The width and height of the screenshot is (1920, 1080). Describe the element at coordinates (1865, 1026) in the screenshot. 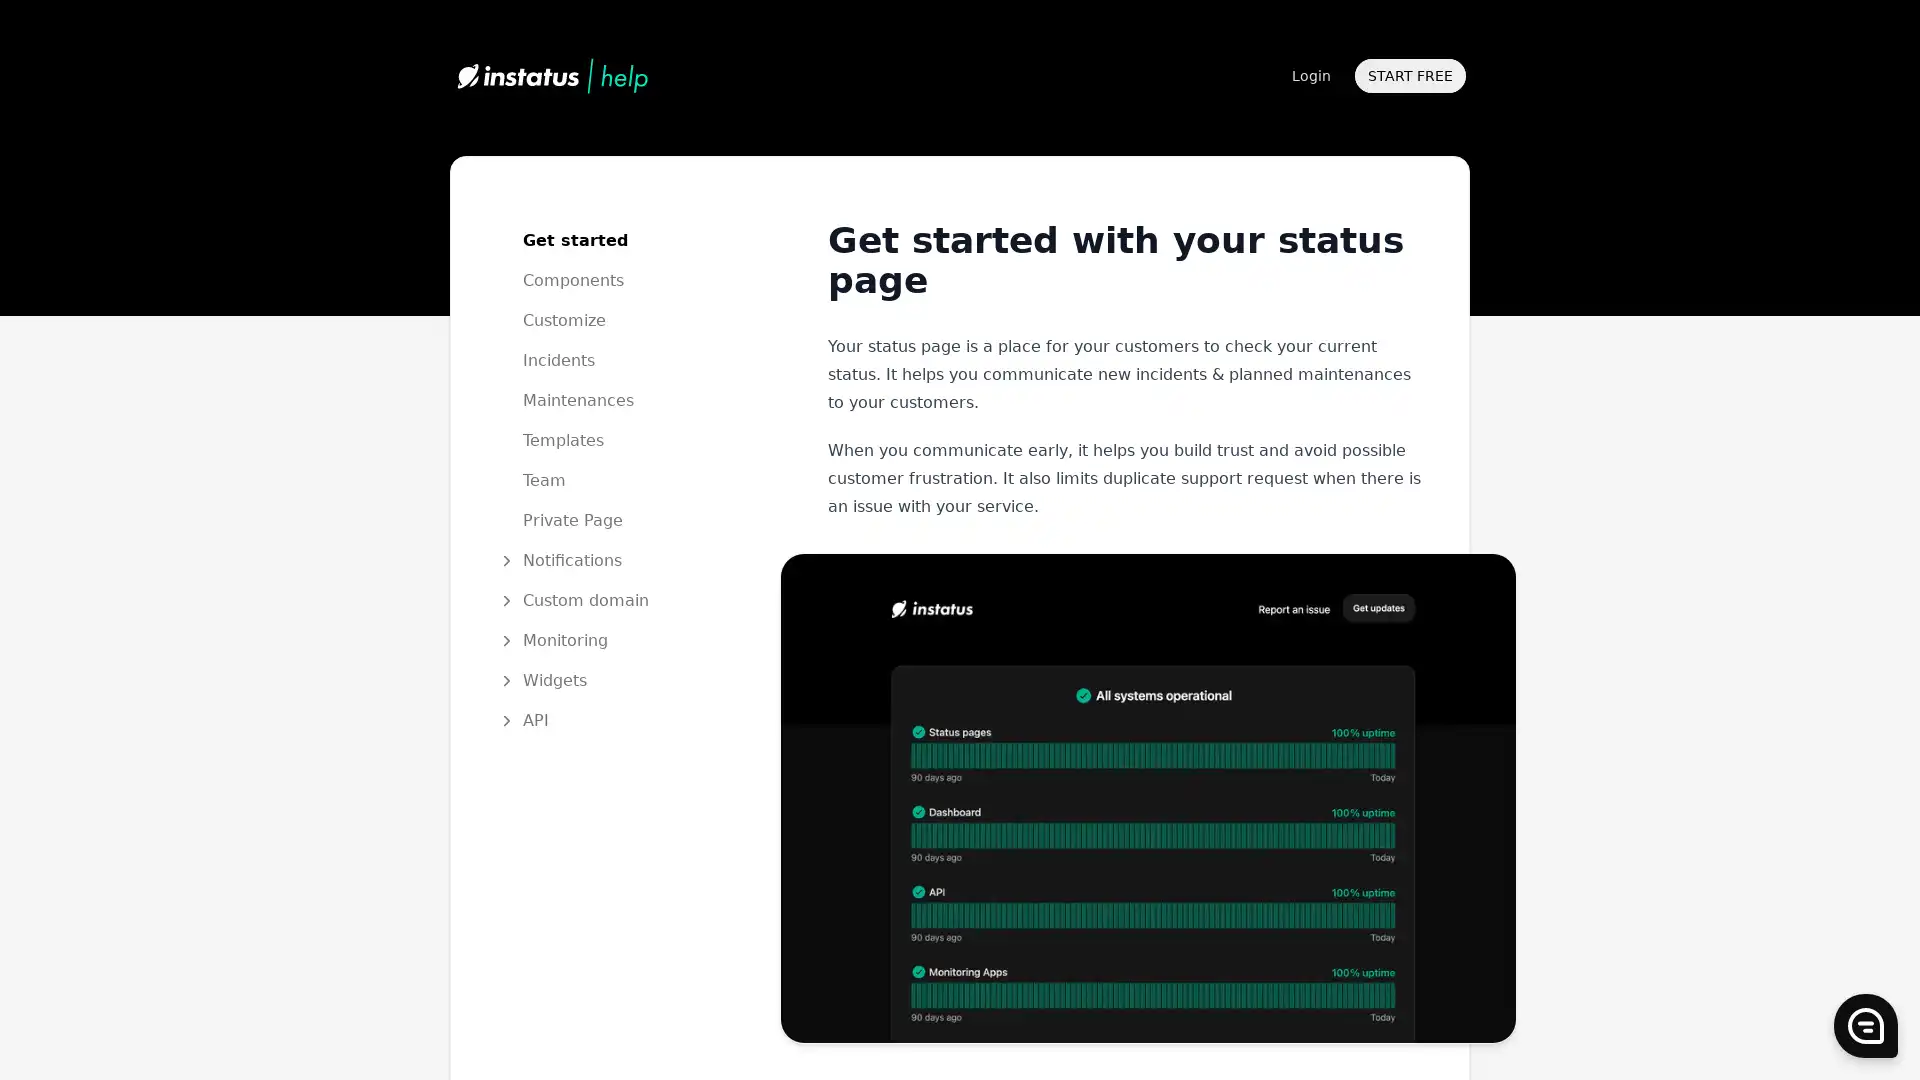

I see `Launch Front Chat` at that location.